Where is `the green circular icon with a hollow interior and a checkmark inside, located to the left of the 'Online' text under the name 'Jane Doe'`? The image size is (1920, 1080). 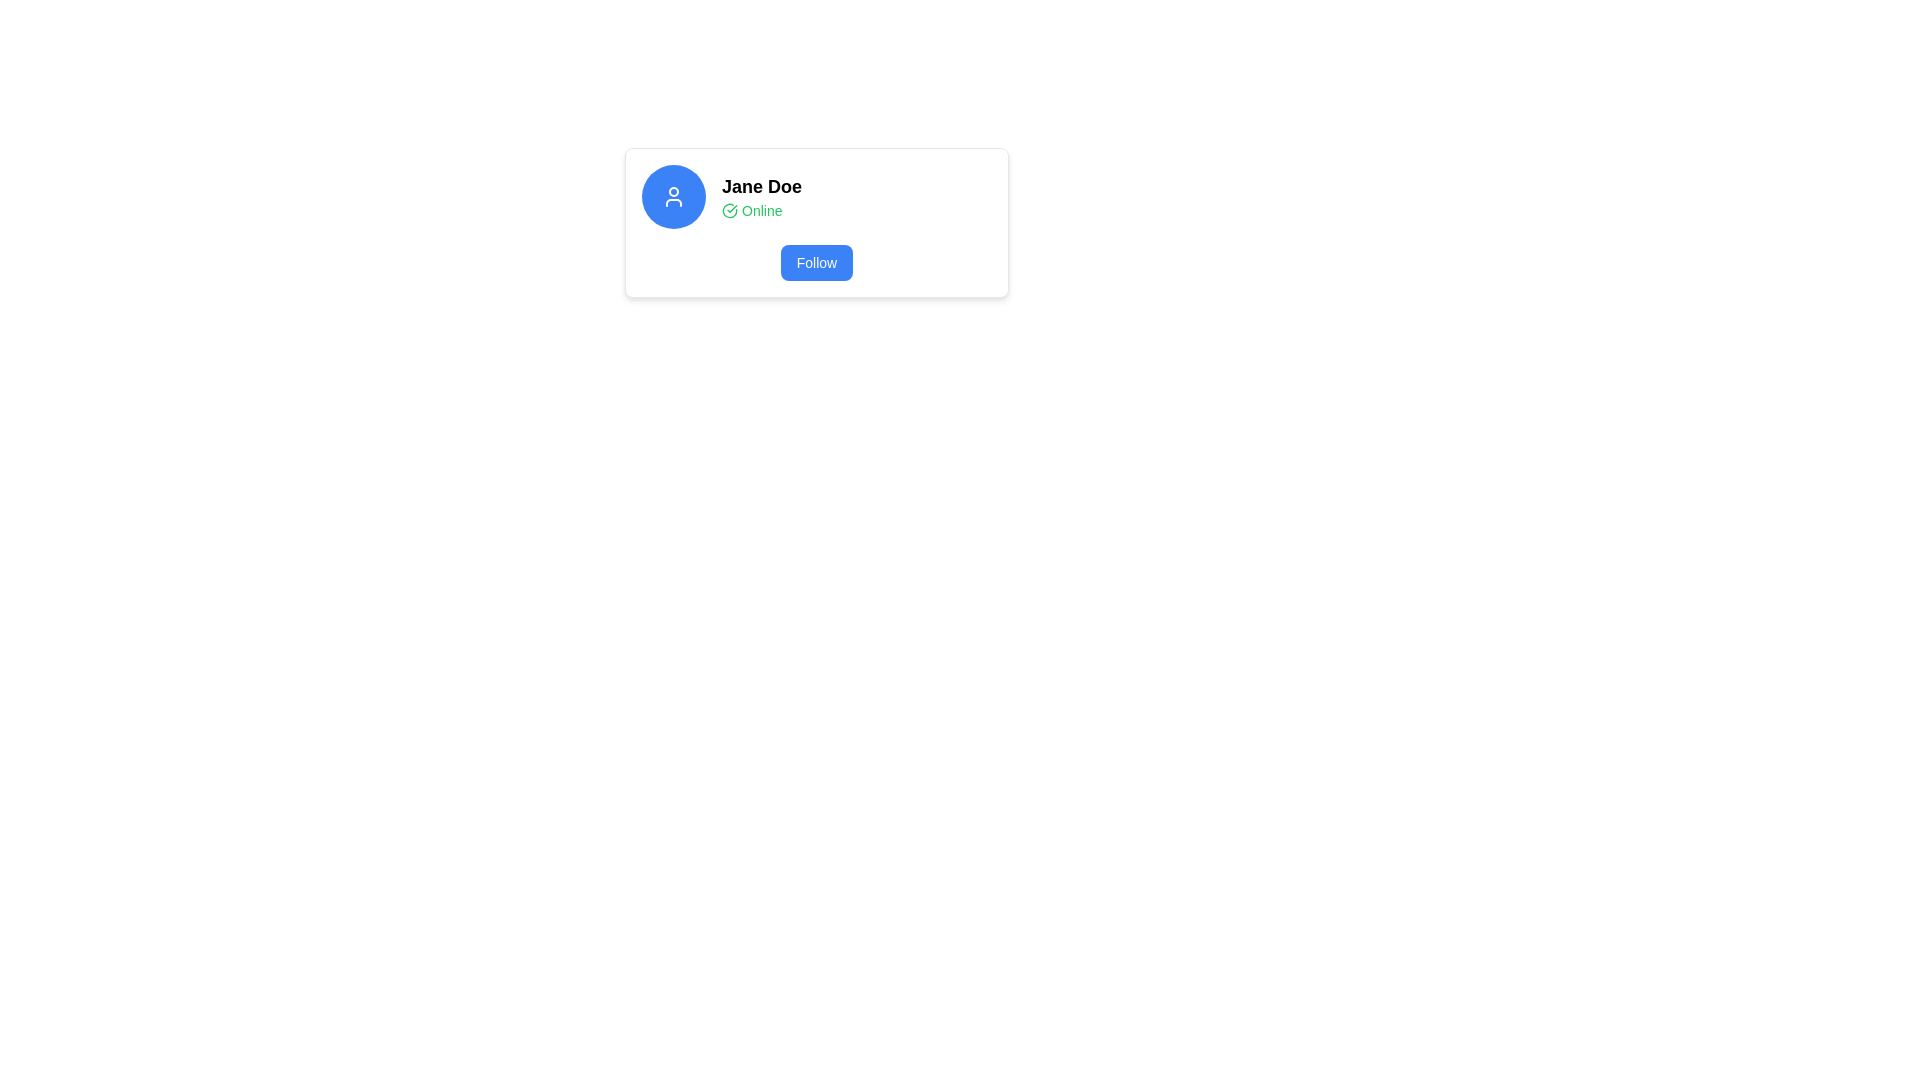
the green circular icon with a hollow interior and a checkmark inside, located to the left of the 'Online' text under the name 'Jane Doe' is located at coordinates (728, 211).